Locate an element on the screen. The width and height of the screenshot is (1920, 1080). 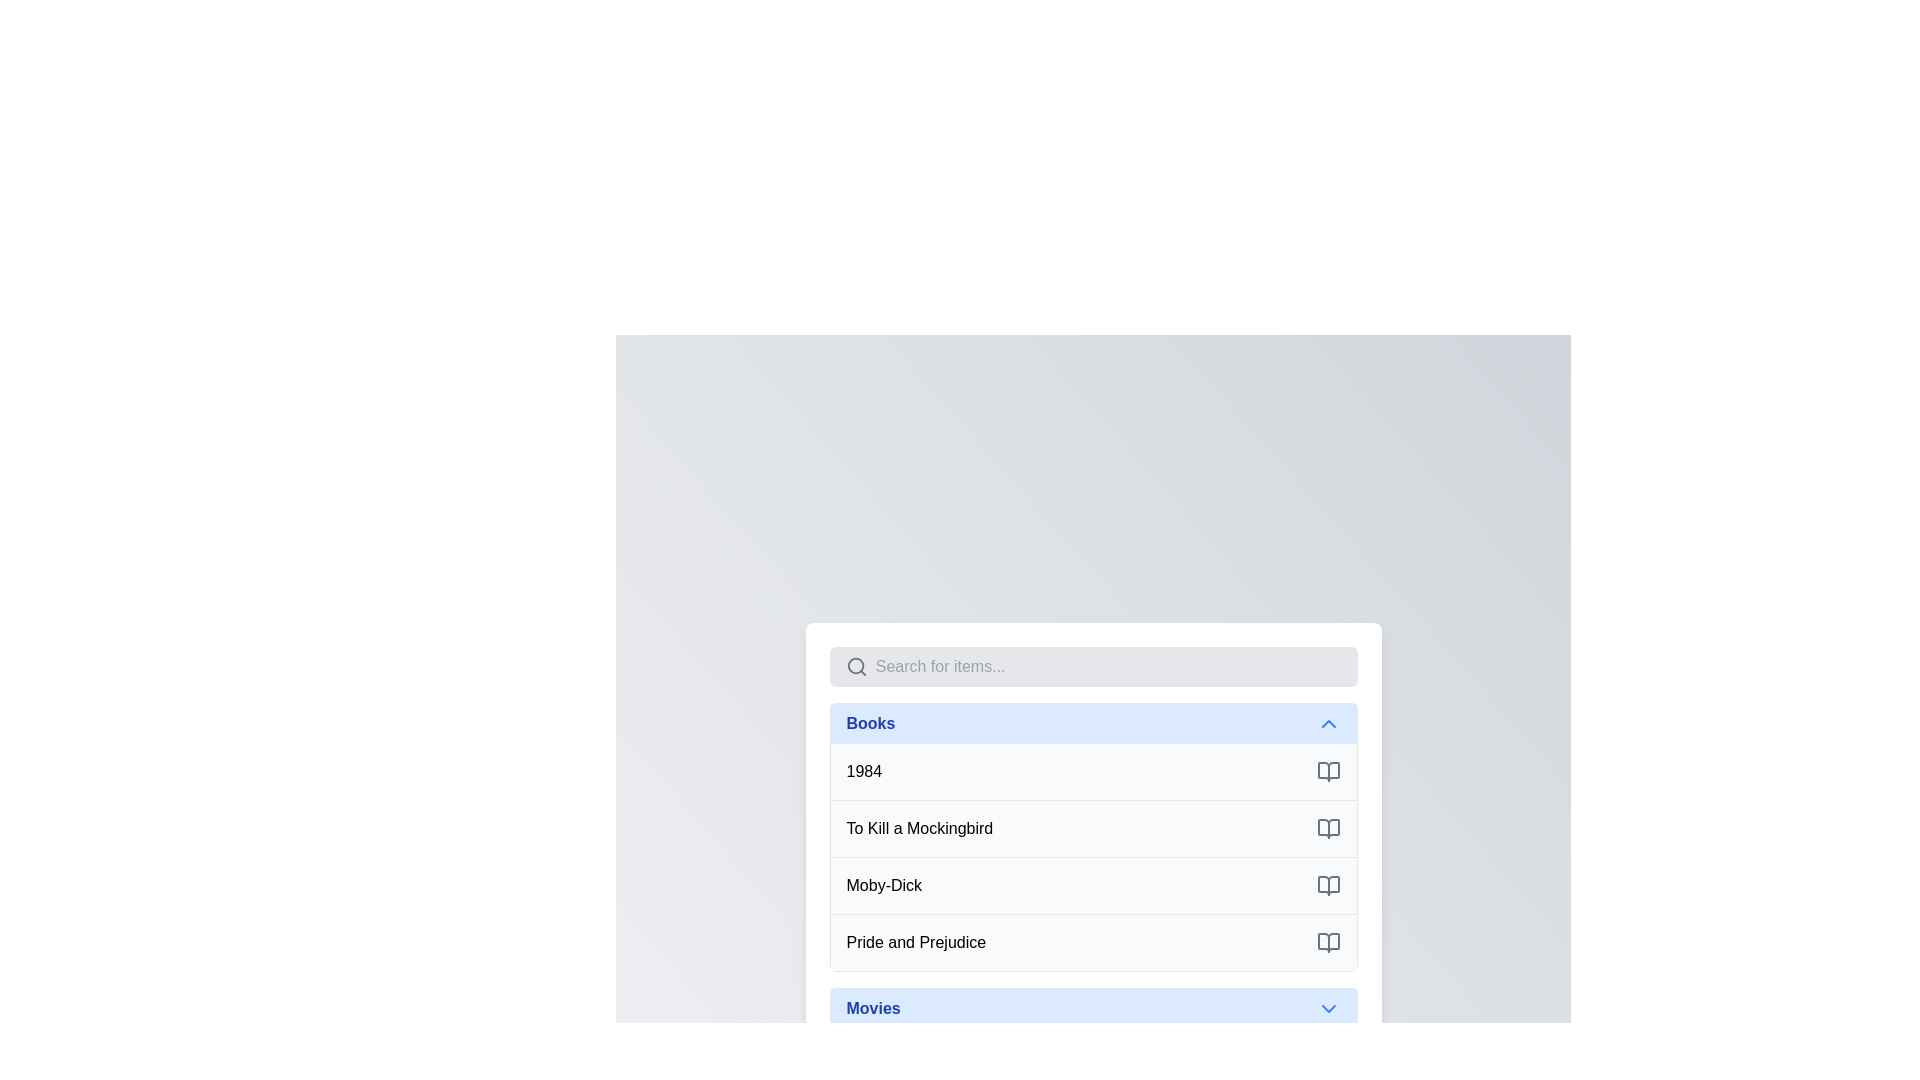
the search icon located in the horizontal bar near the left side, preceding the text input field is located at coordinates (856, 666).